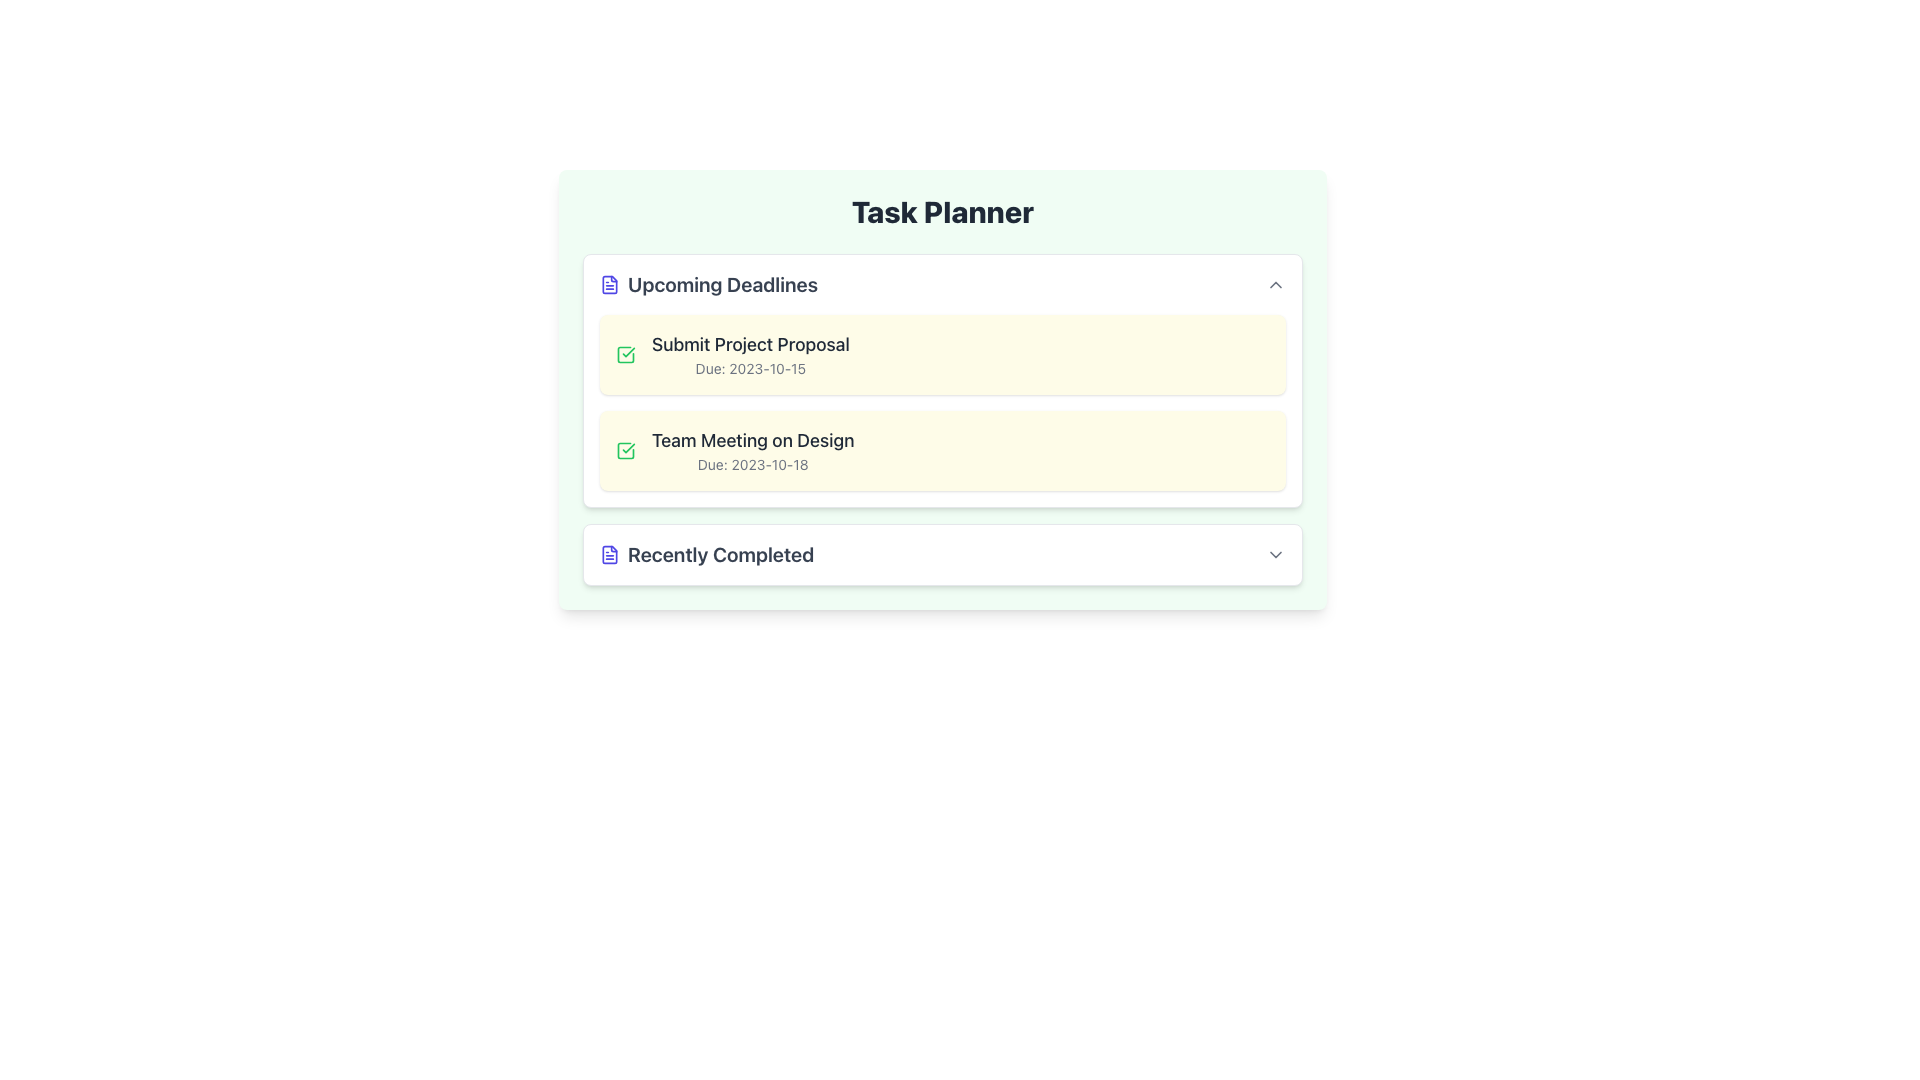  I want to click on the status of the green checkmark icon with rounded borders, located to the left of the text 'Team Meeting on Design' in the yellow-highlighted task box, so click(624, 451).